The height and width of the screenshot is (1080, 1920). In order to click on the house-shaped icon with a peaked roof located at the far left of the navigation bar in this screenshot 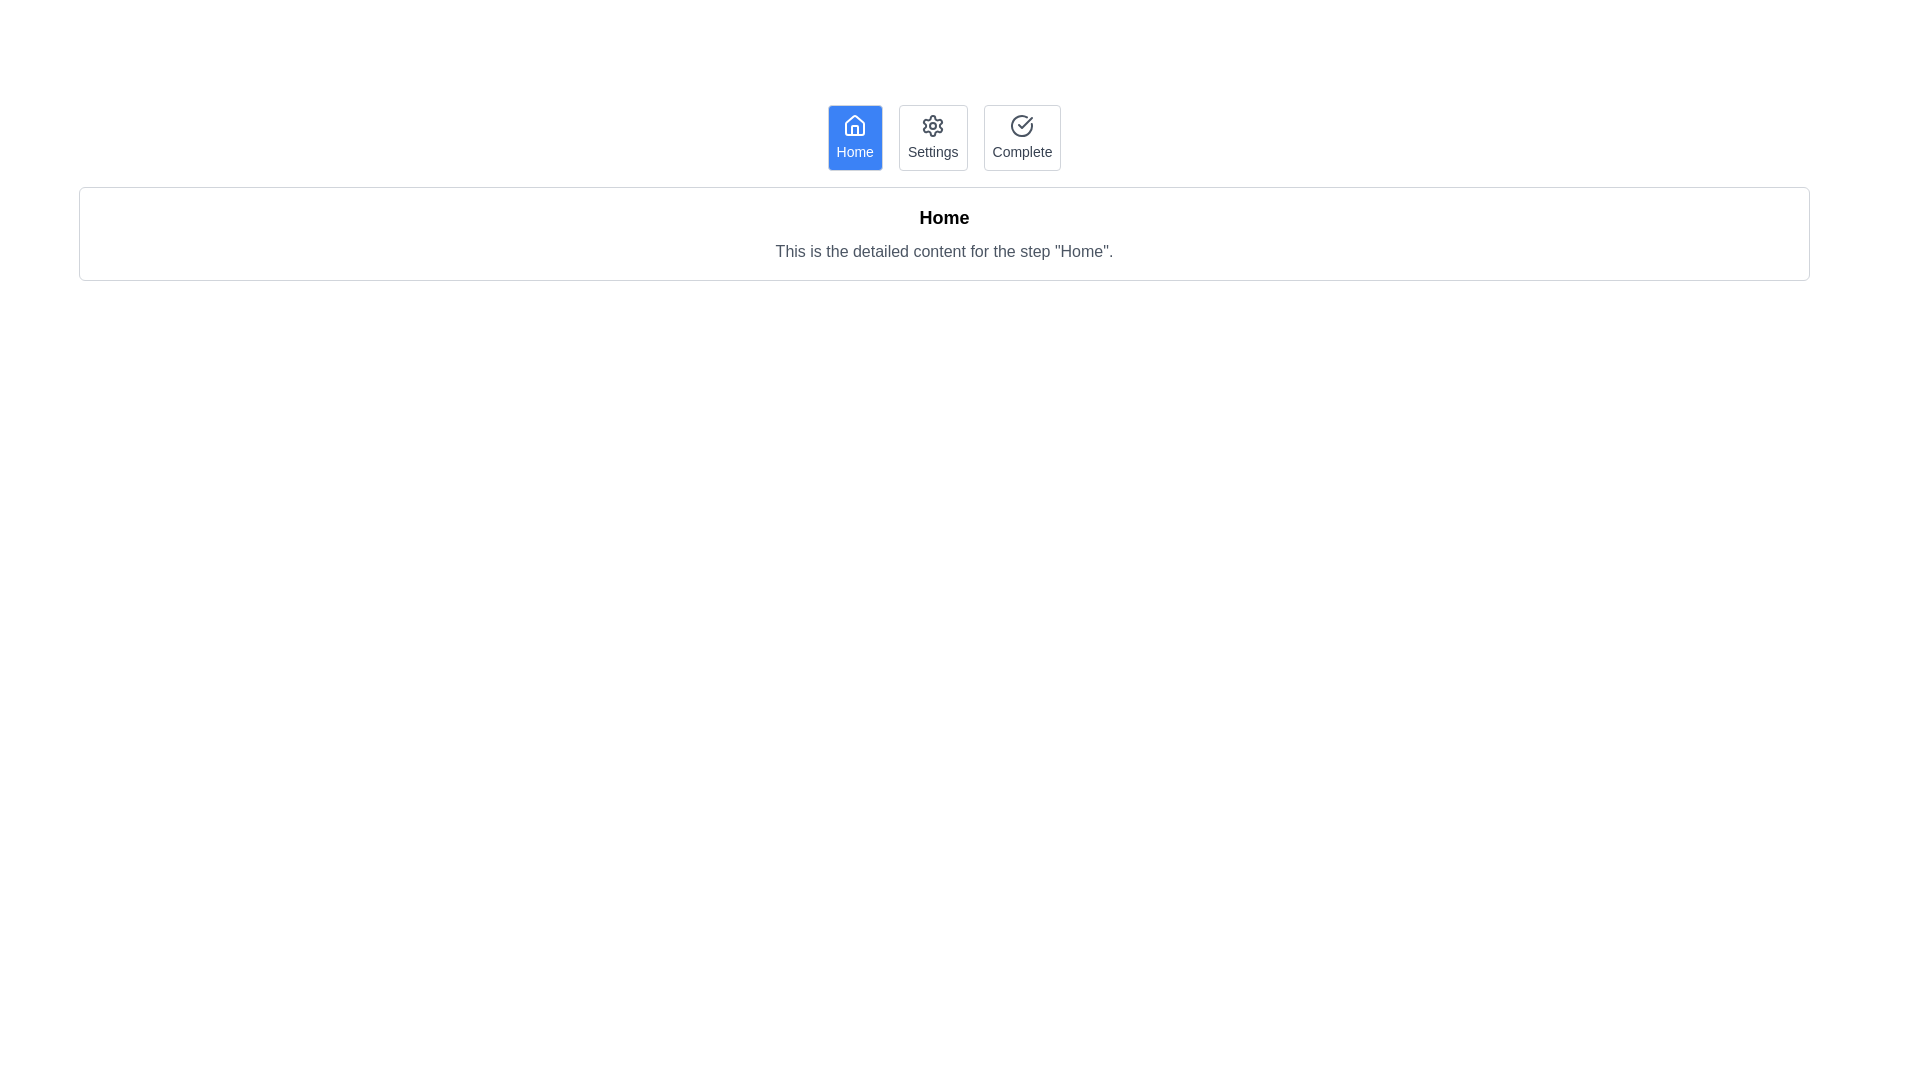, I will do `click(855, 125)`.